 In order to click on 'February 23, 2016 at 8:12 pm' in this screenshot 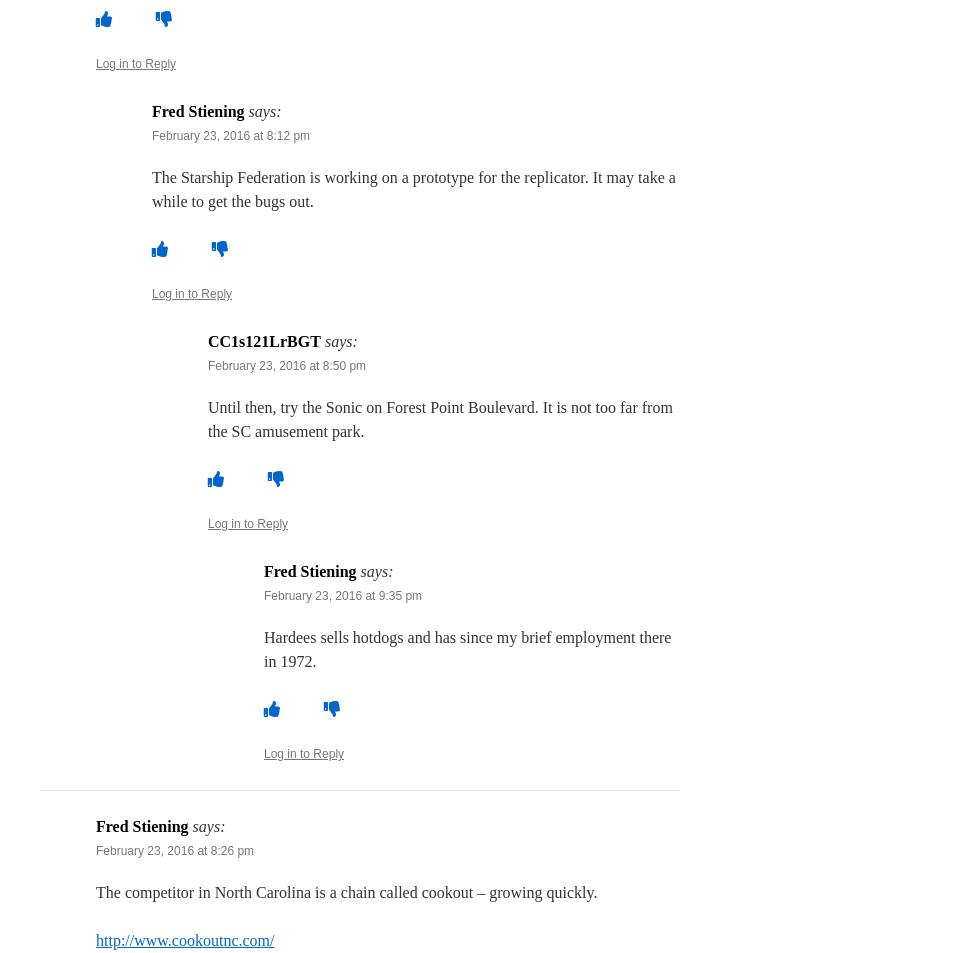, I will do `click(230, 134)`.